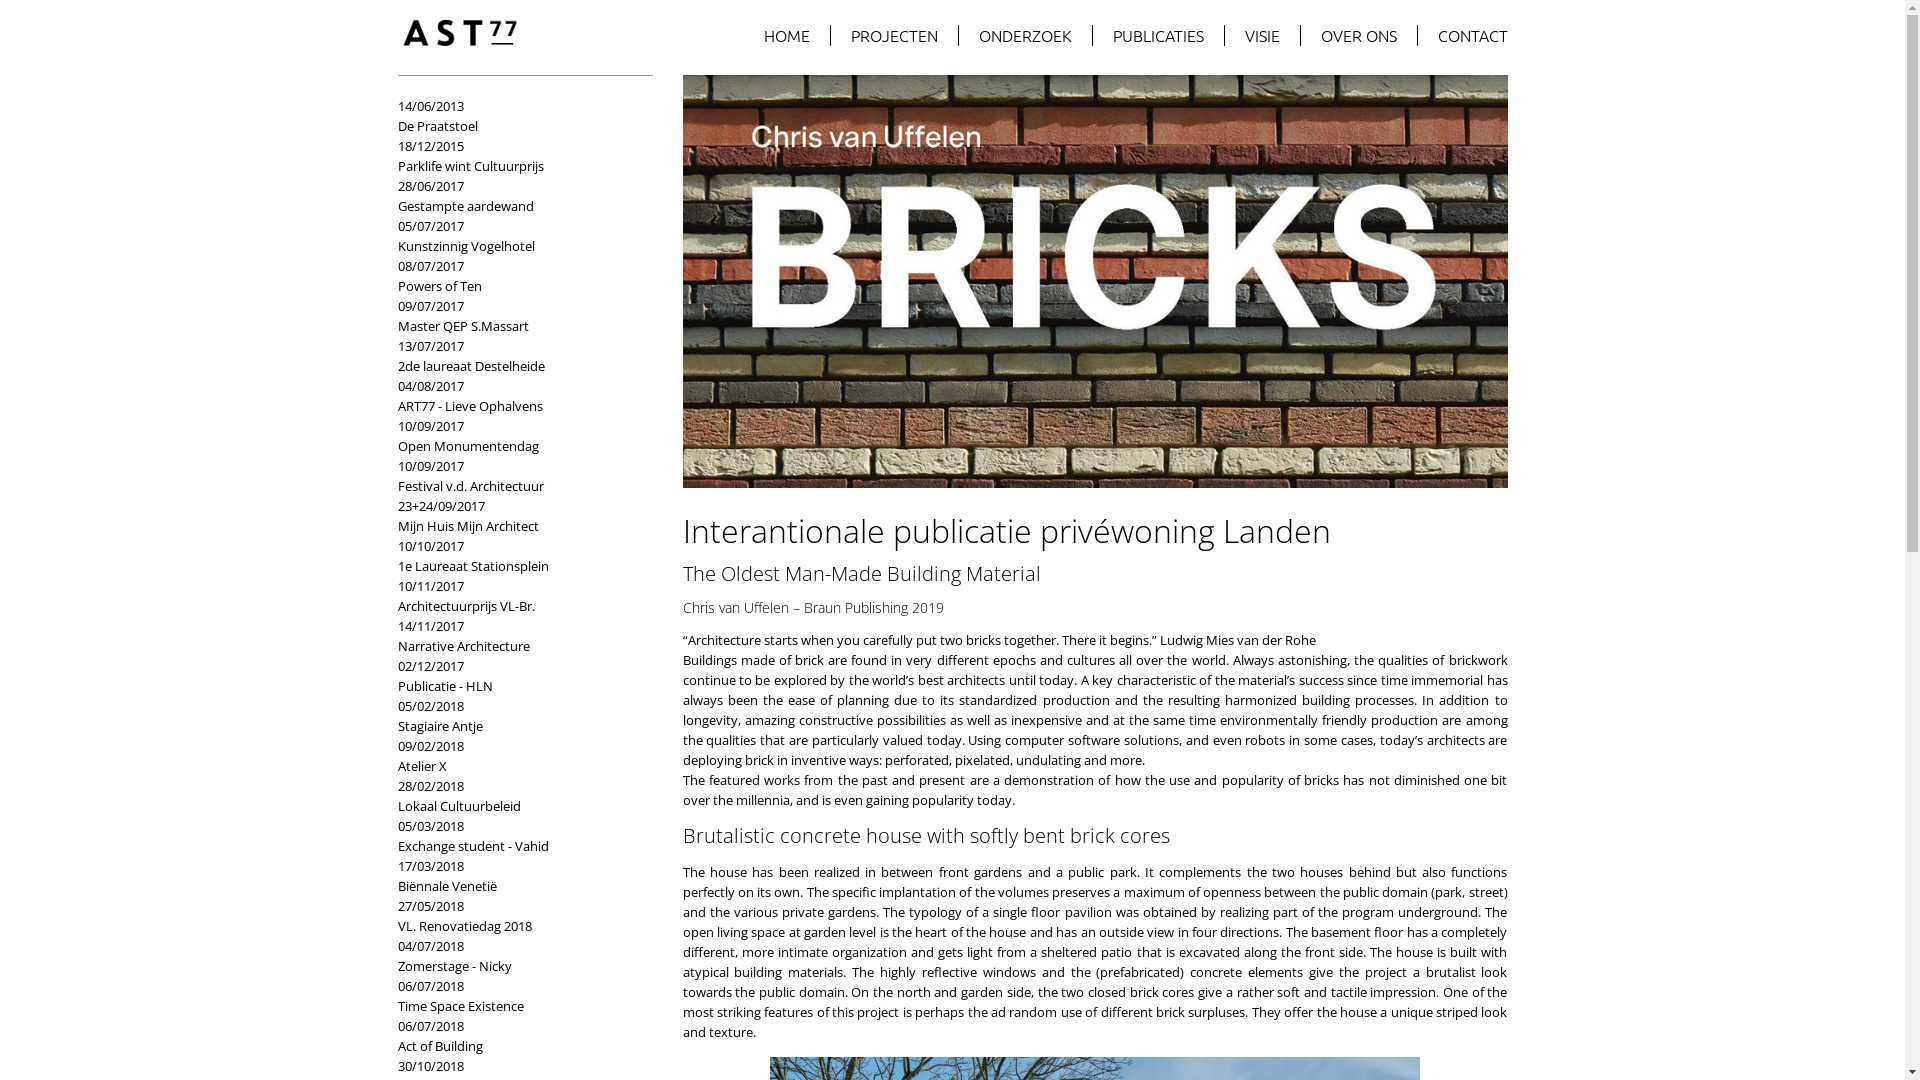 This screenshot has width=1920, height=1080. Describe the element at coordinates (515, 915) in the screenshot. I see `'27/05/2018` at that location.